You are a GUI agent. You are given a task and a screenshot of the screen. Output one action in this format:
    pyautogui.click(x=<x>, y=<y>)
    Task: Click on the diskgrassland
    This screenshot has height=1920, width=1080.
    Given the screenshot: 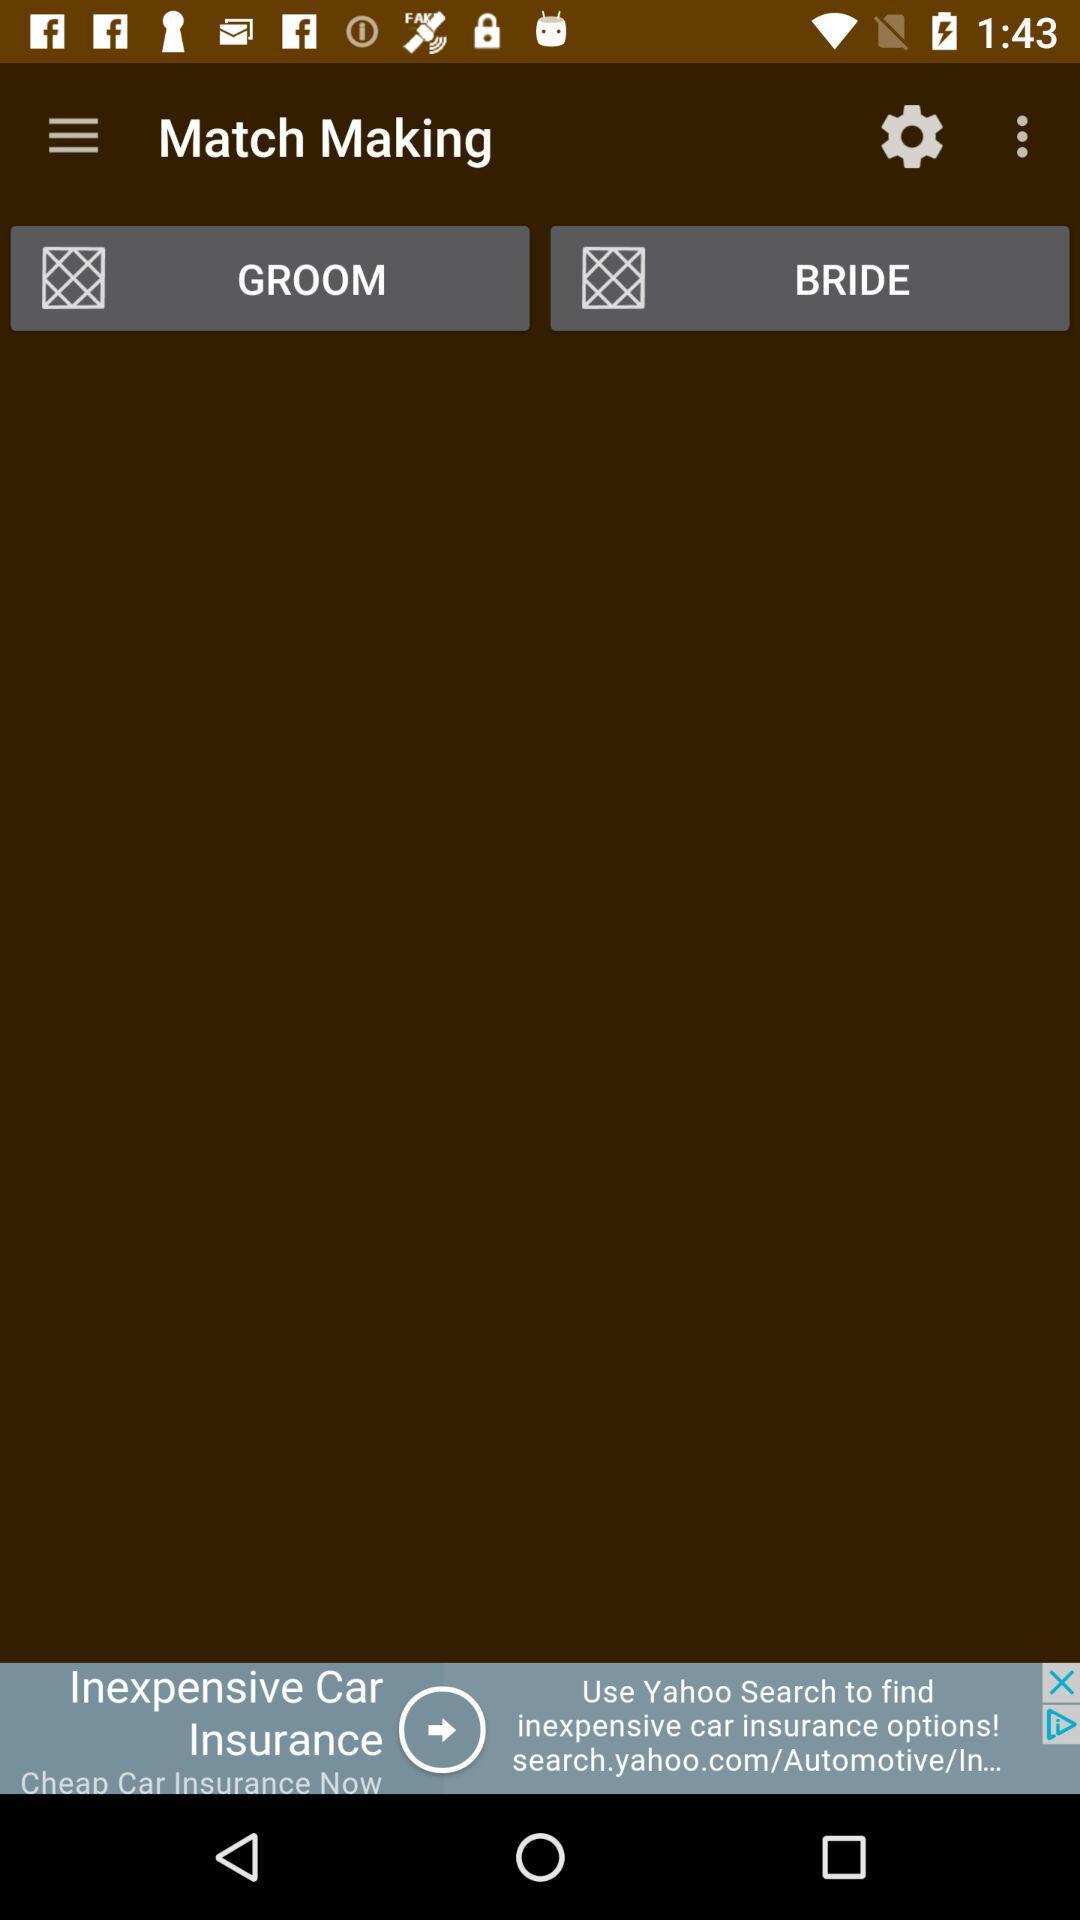 What is the action you would take?
    pyautogui.click(x=540, y=1727)
    